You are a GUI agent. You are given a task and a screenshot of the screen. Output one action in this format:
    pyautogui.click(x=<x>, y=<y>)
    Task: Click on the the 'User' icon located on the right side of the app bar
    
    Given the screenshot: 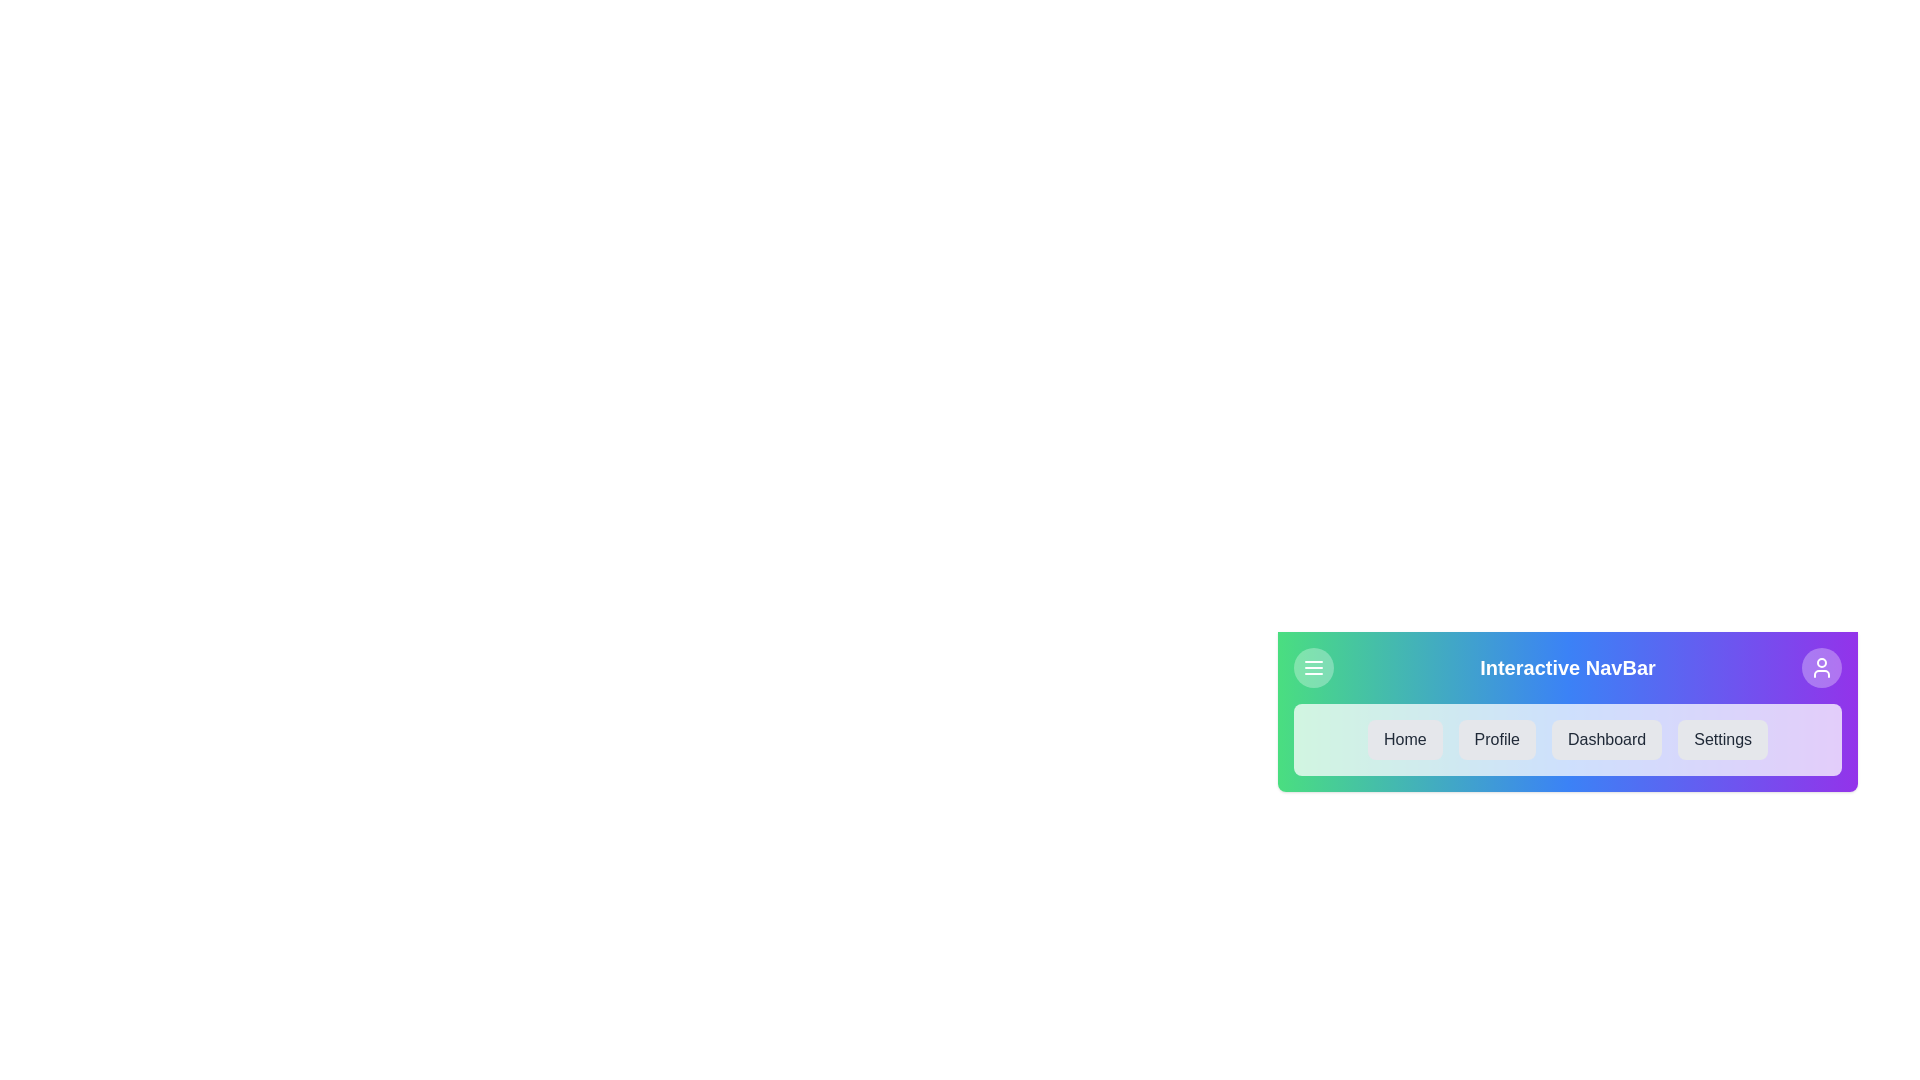 What is the action you would take?
    pyautogui.click(x=1822, y=667)
    